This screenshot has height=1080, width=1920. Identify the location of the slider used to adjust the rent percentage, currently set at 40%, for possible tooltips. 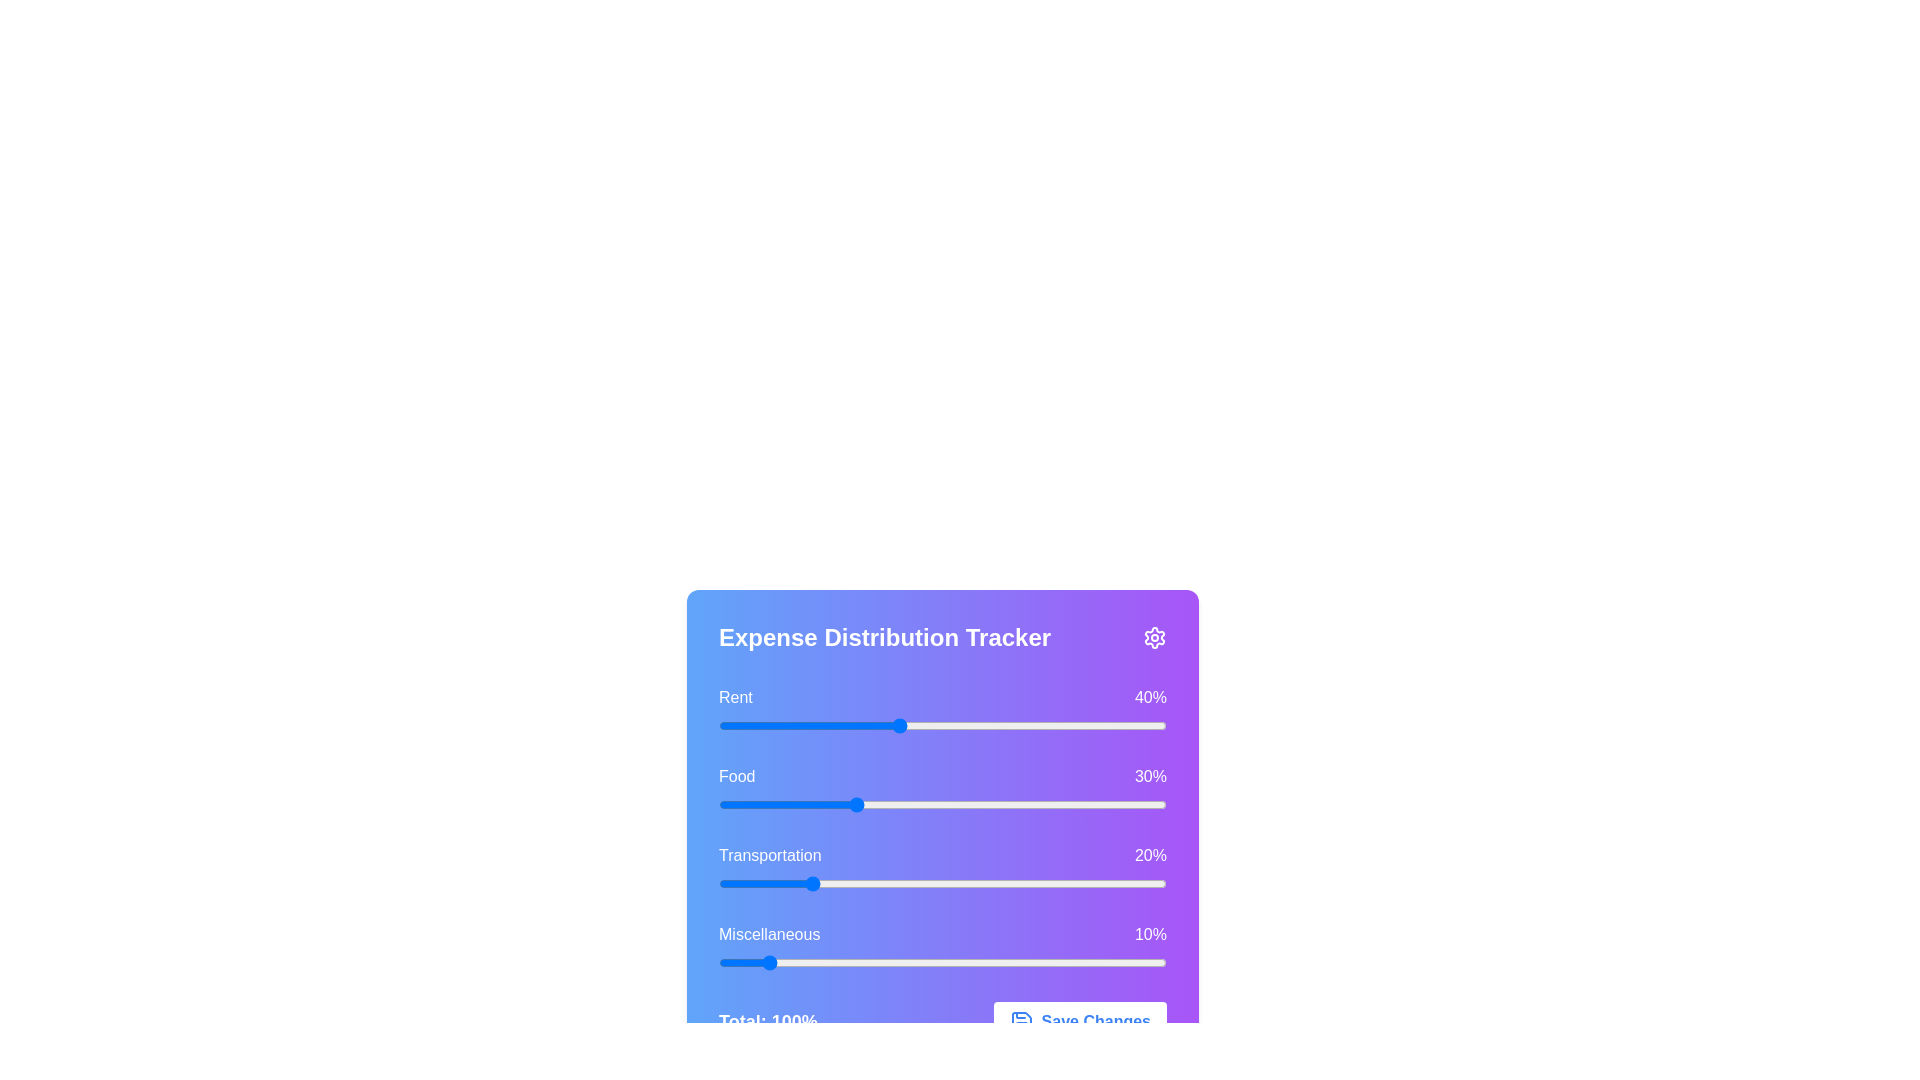
(941, 725).